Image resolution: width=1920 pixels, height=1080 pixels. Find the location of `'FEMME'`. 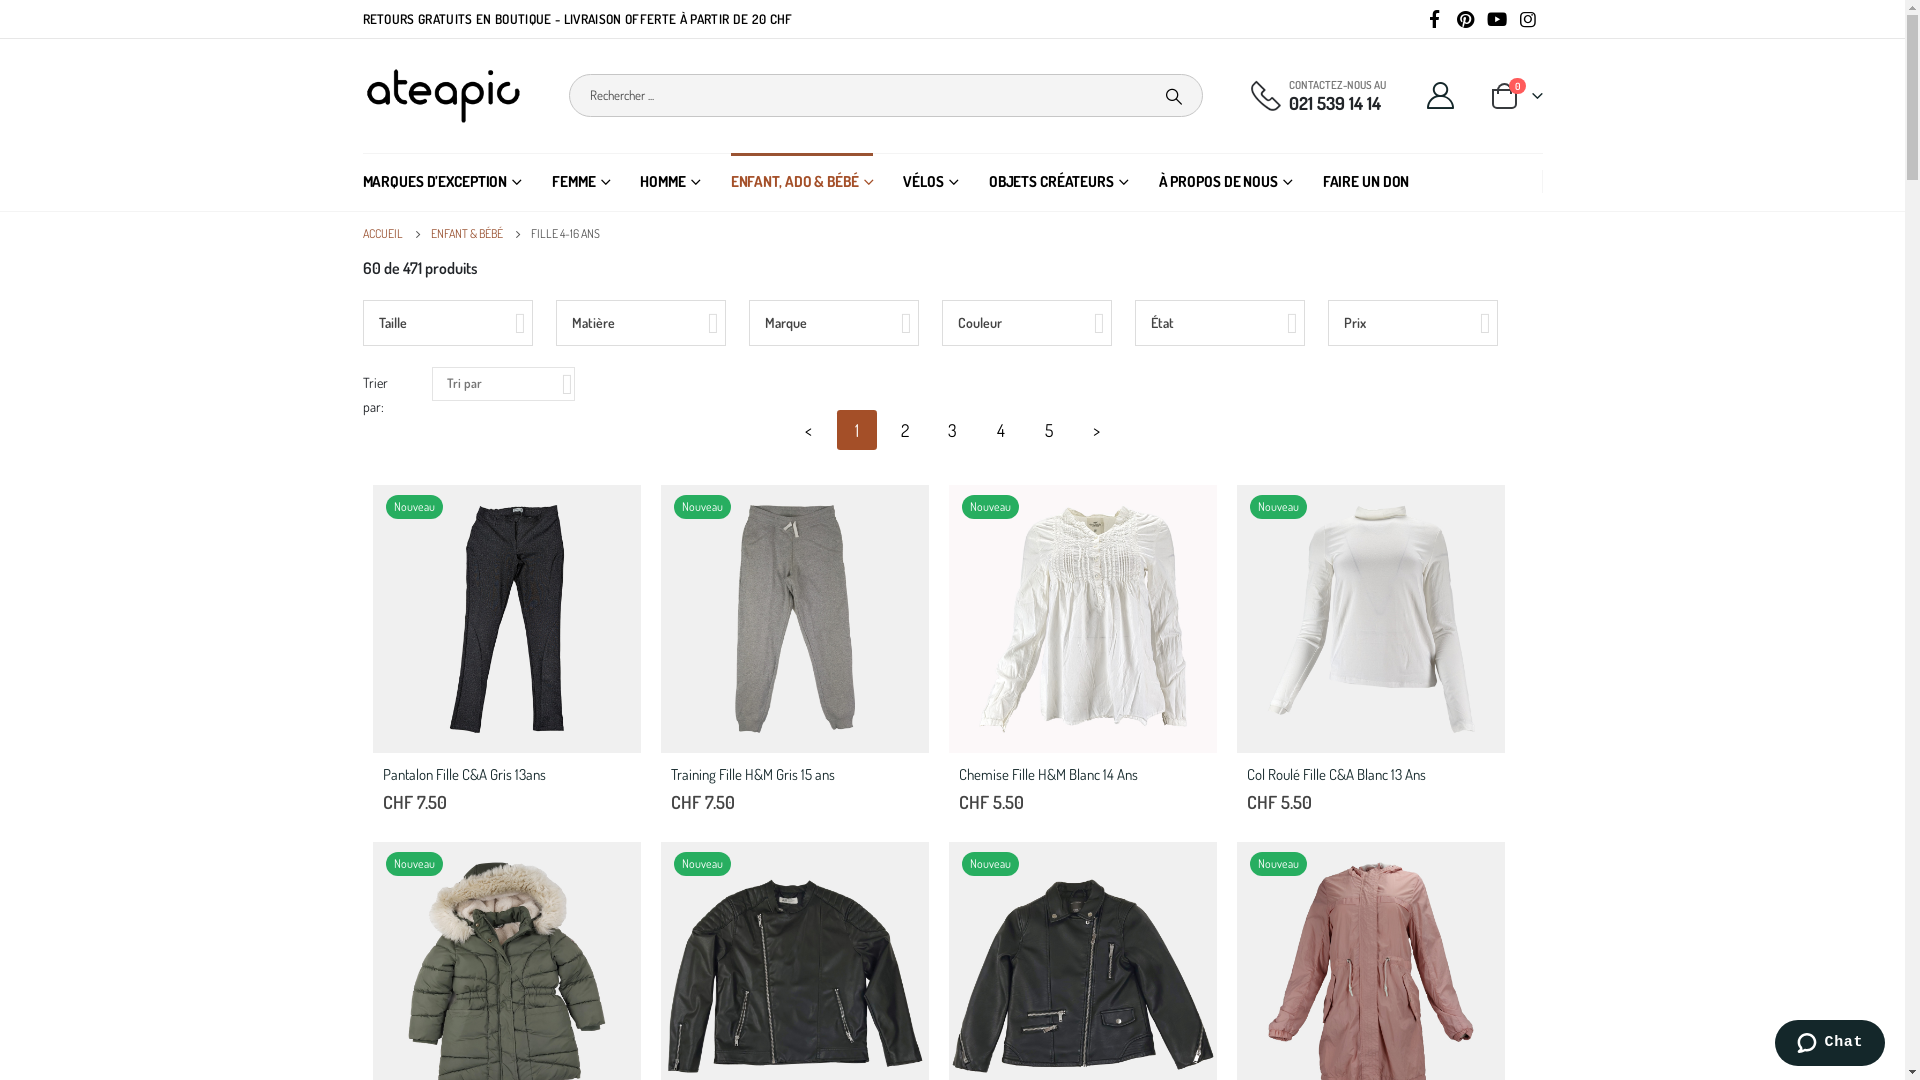

'FEMME' is located at coordinates (552, 181).